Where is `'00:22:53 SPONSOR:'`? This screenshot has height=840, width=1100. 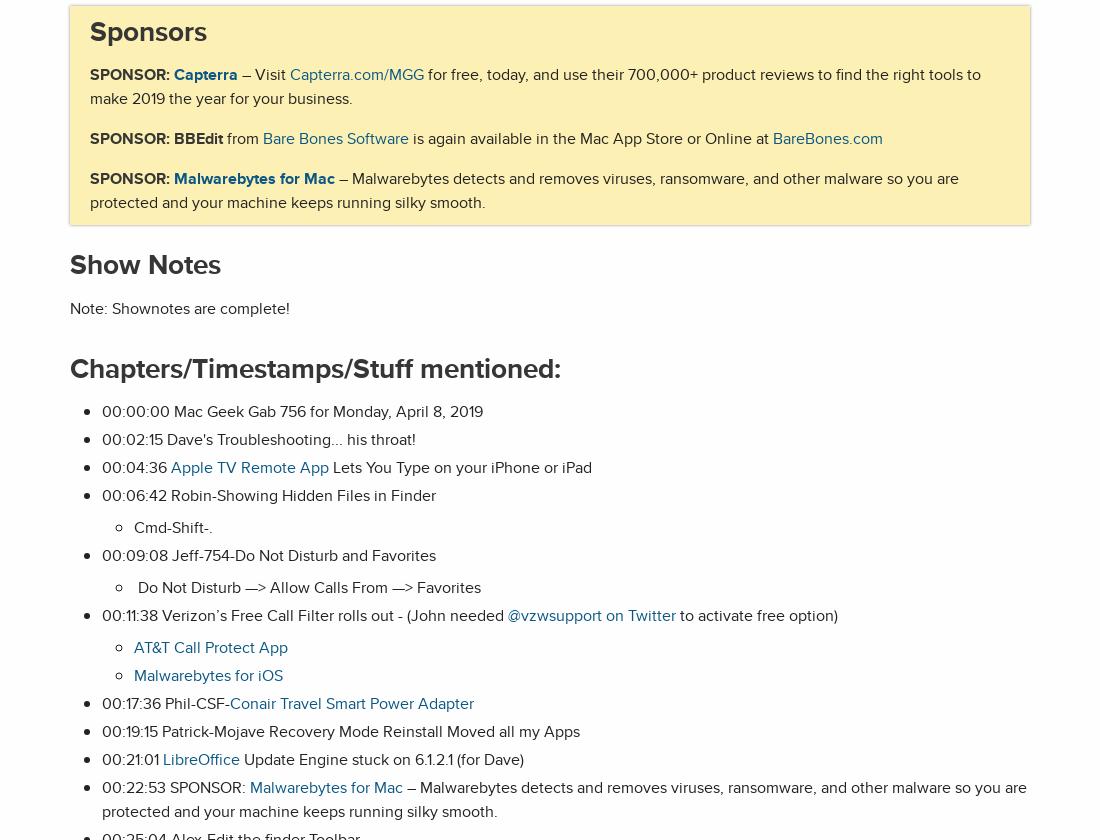 '00:22:53 SPONSOR:' is located at coordinates (175, 787).